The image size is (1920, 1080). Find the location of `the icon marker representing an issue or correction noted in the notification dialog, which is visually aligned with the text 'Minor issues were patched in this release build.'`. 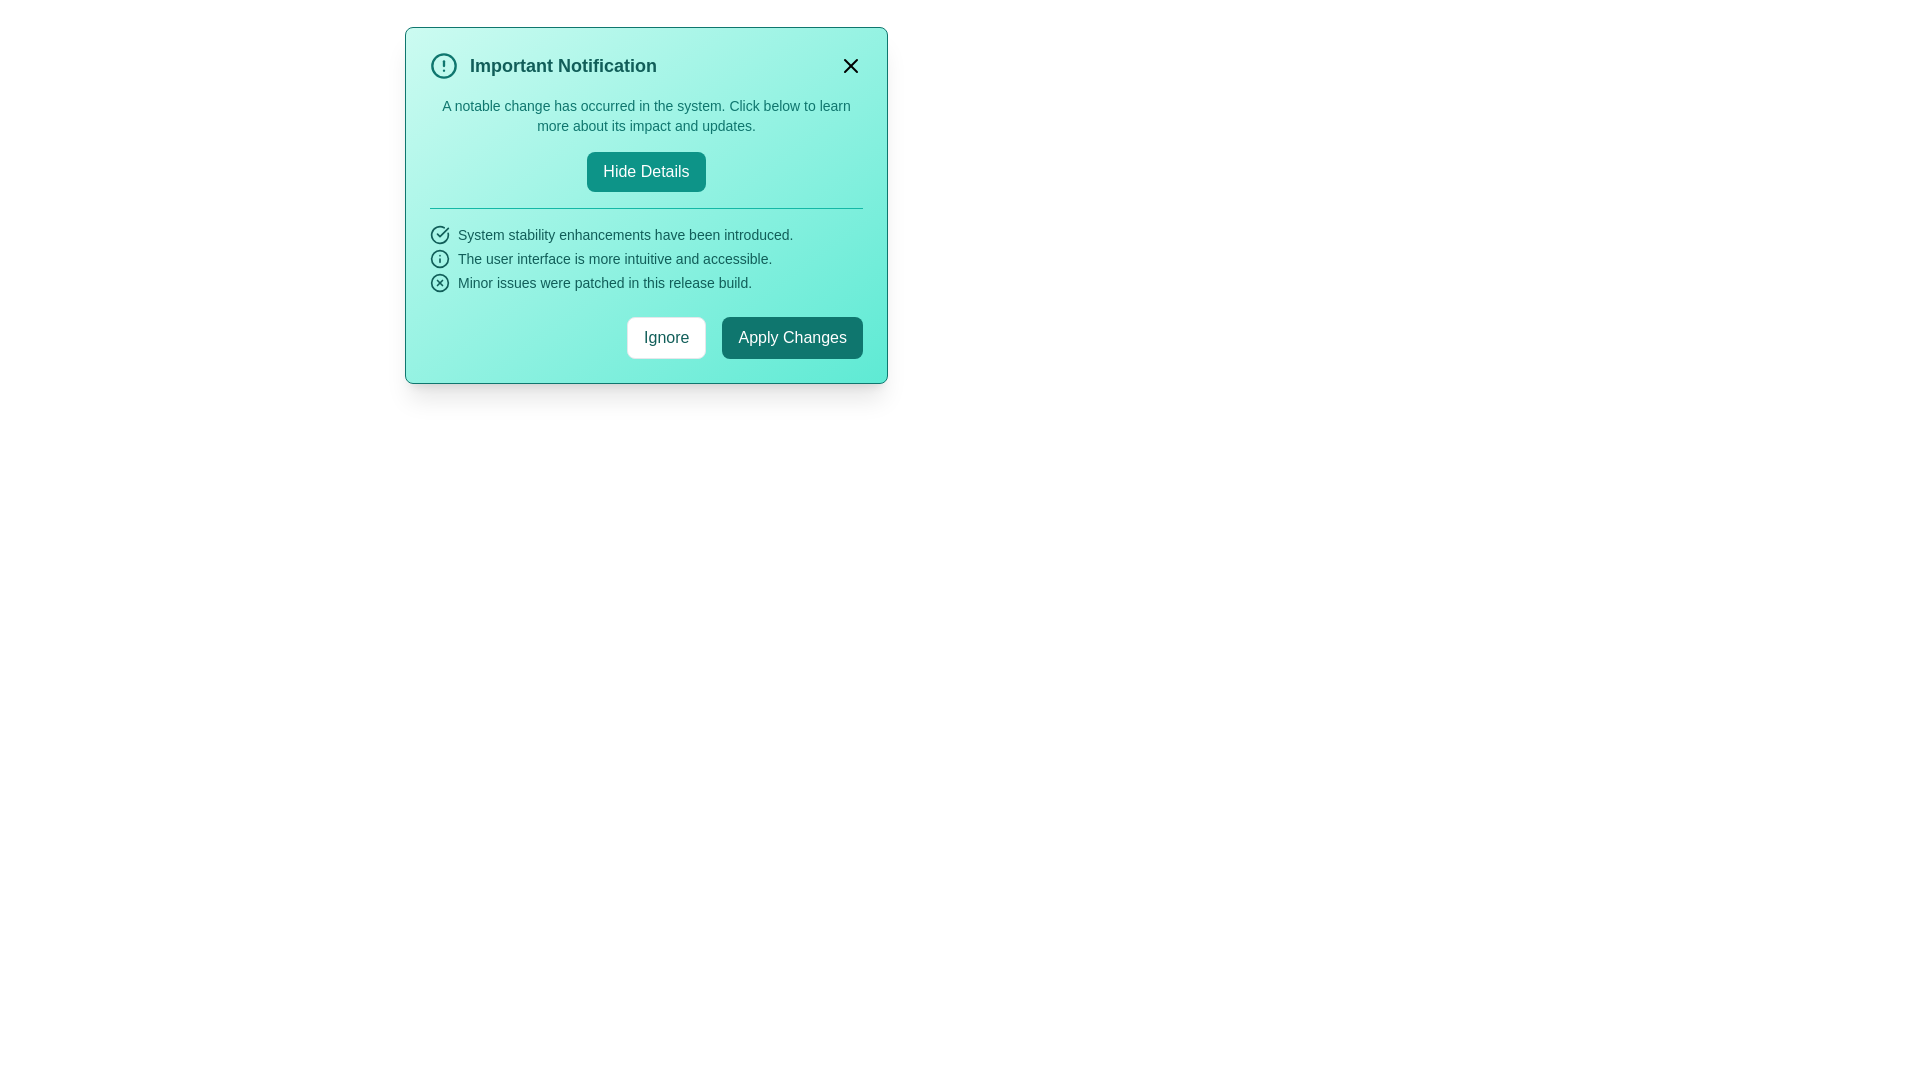

the icon marker representing an issue or correction noted in the notification dialog, which is visually aligned with the text 'Minor issues were patched in this release build.' is located at coordinates (439, 282).